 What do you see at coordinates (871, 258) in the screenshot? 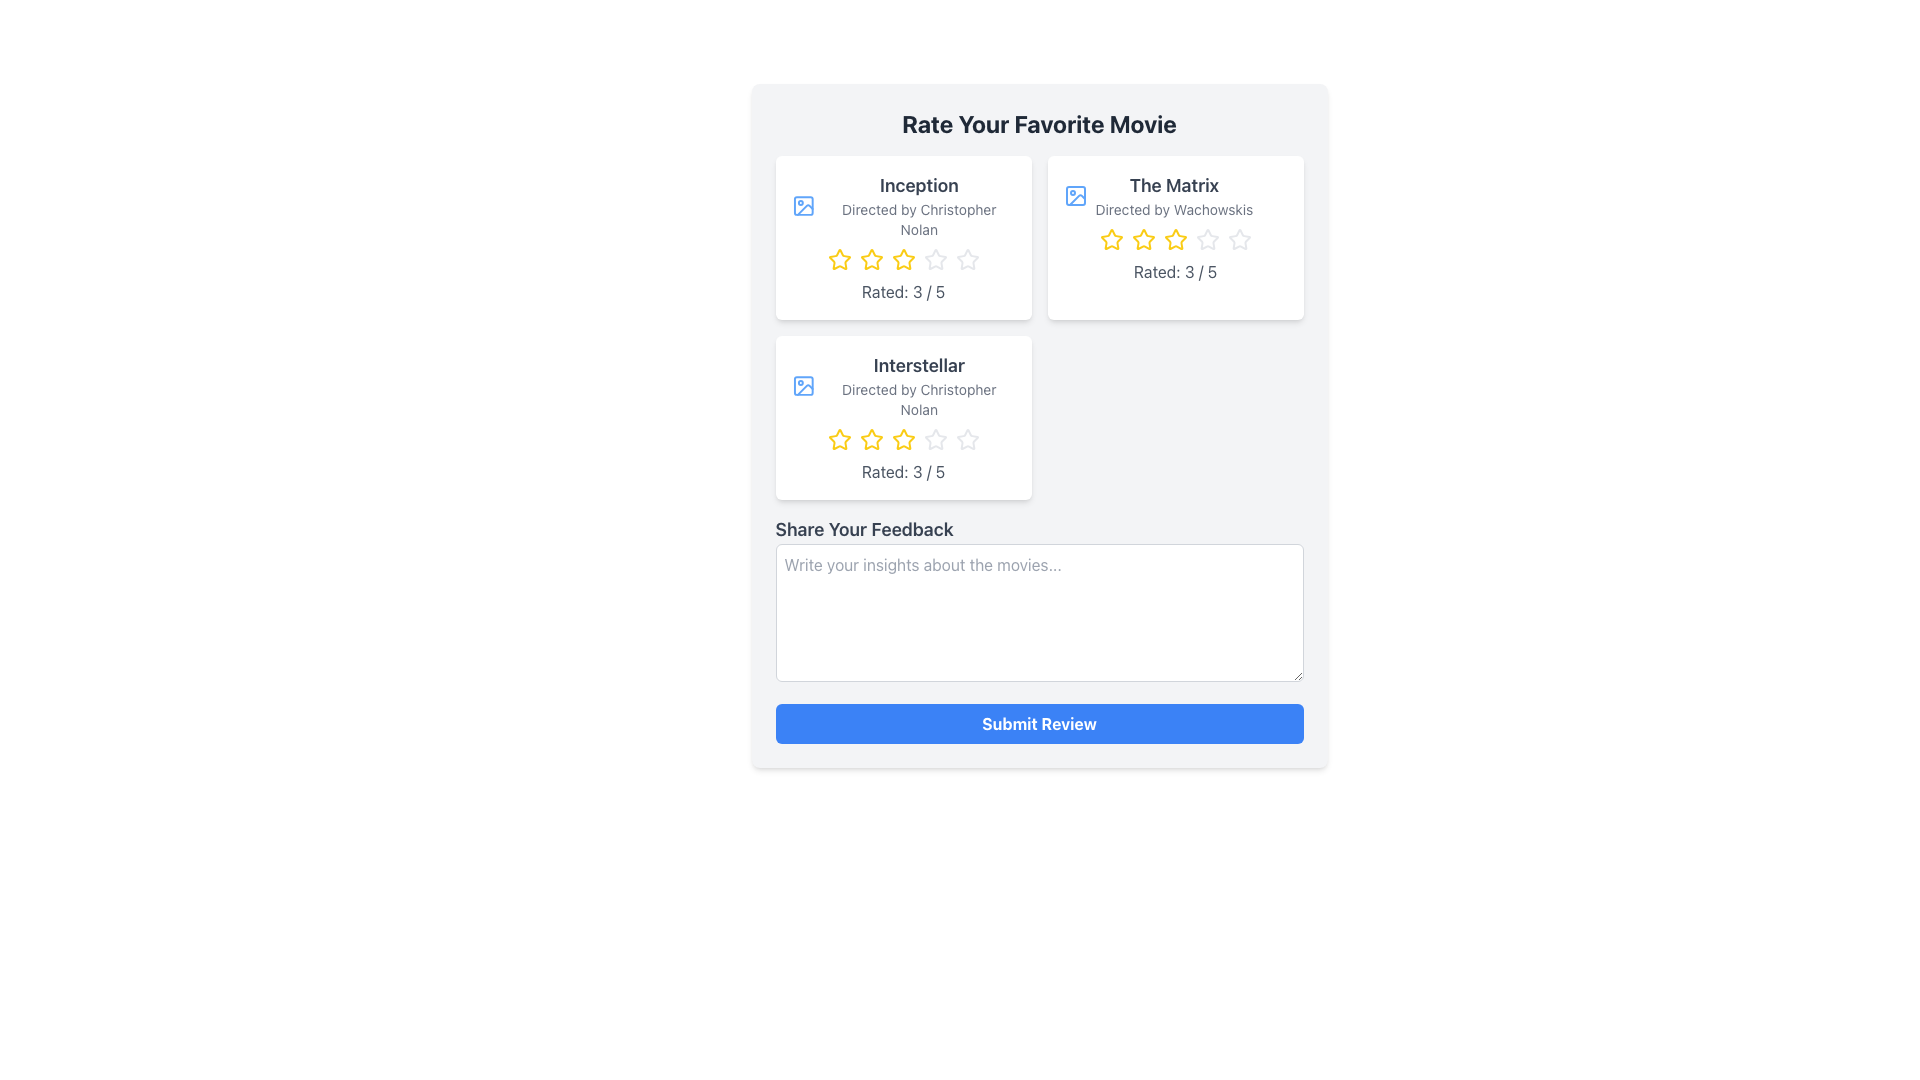
I see `the second star icon` at bounding box center [871, 258].